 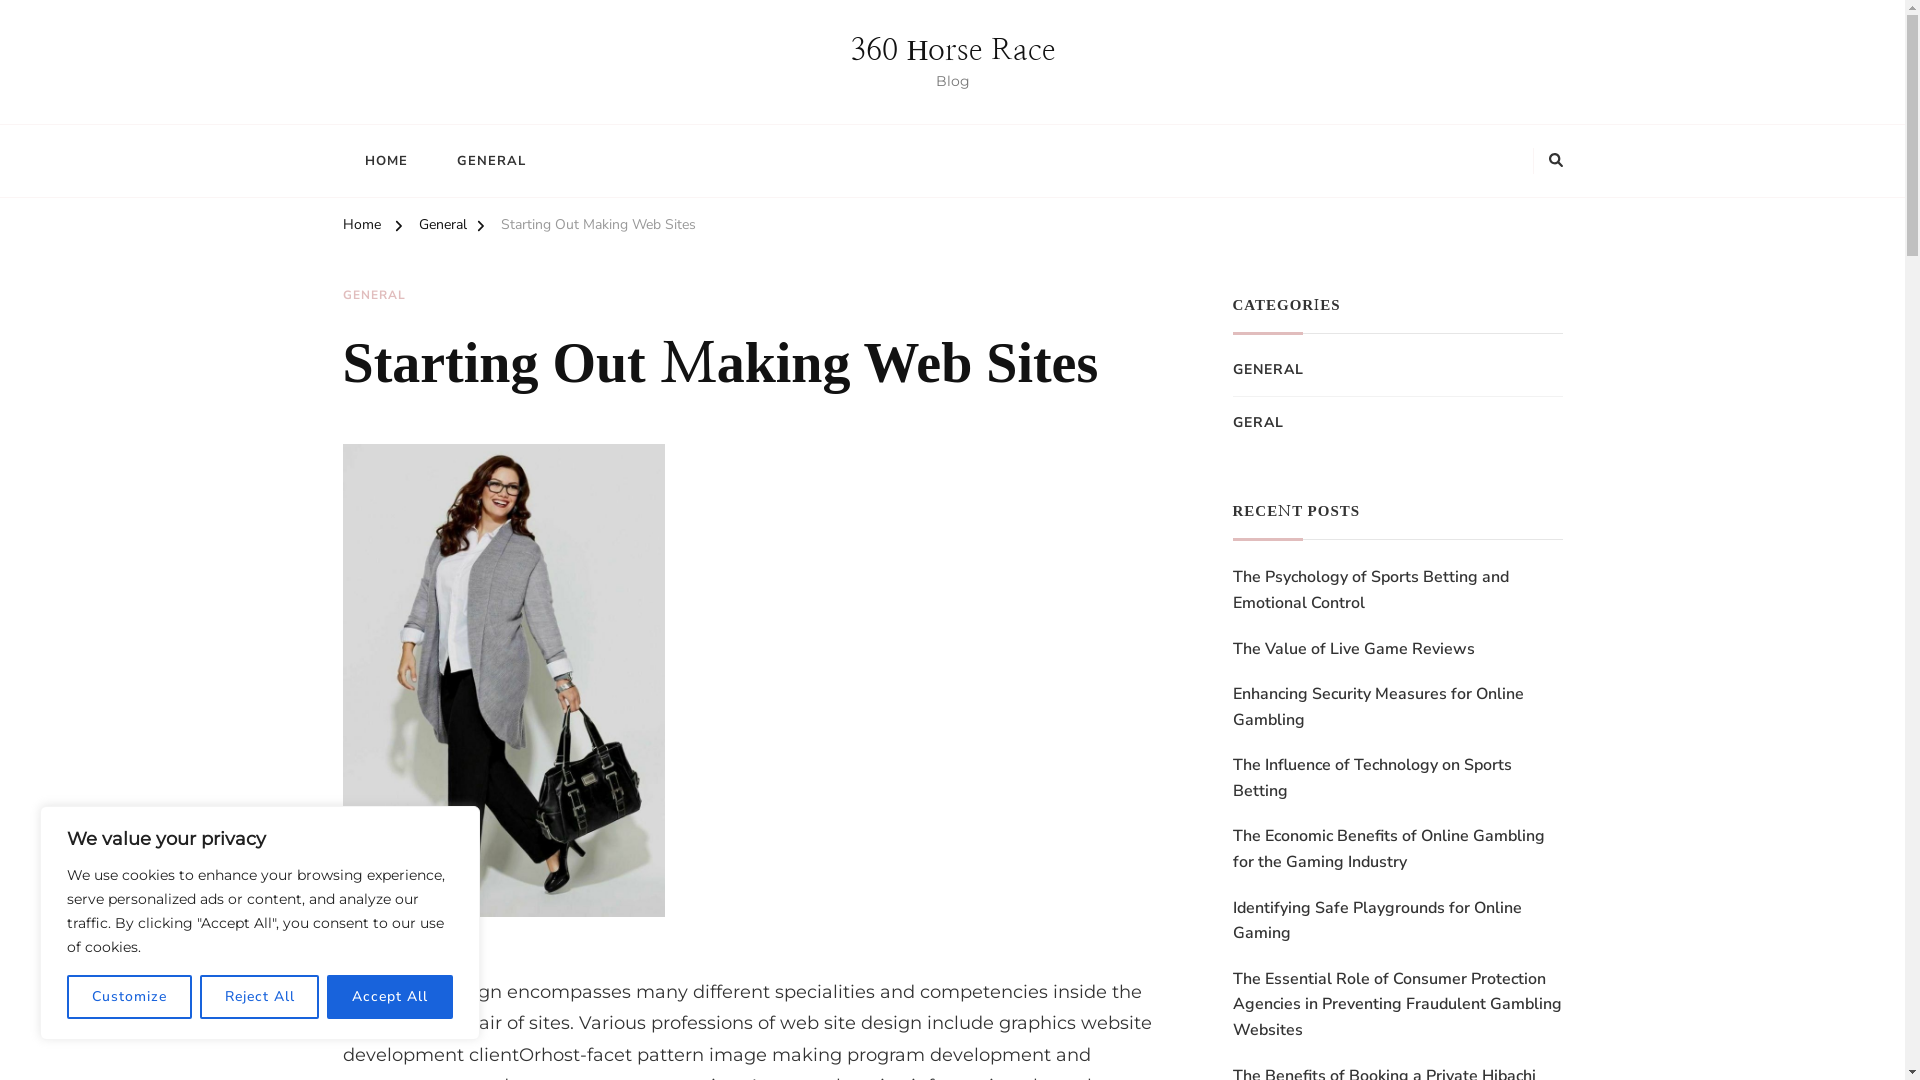 I want to click on 'HOME', so click(x=341, y=159).